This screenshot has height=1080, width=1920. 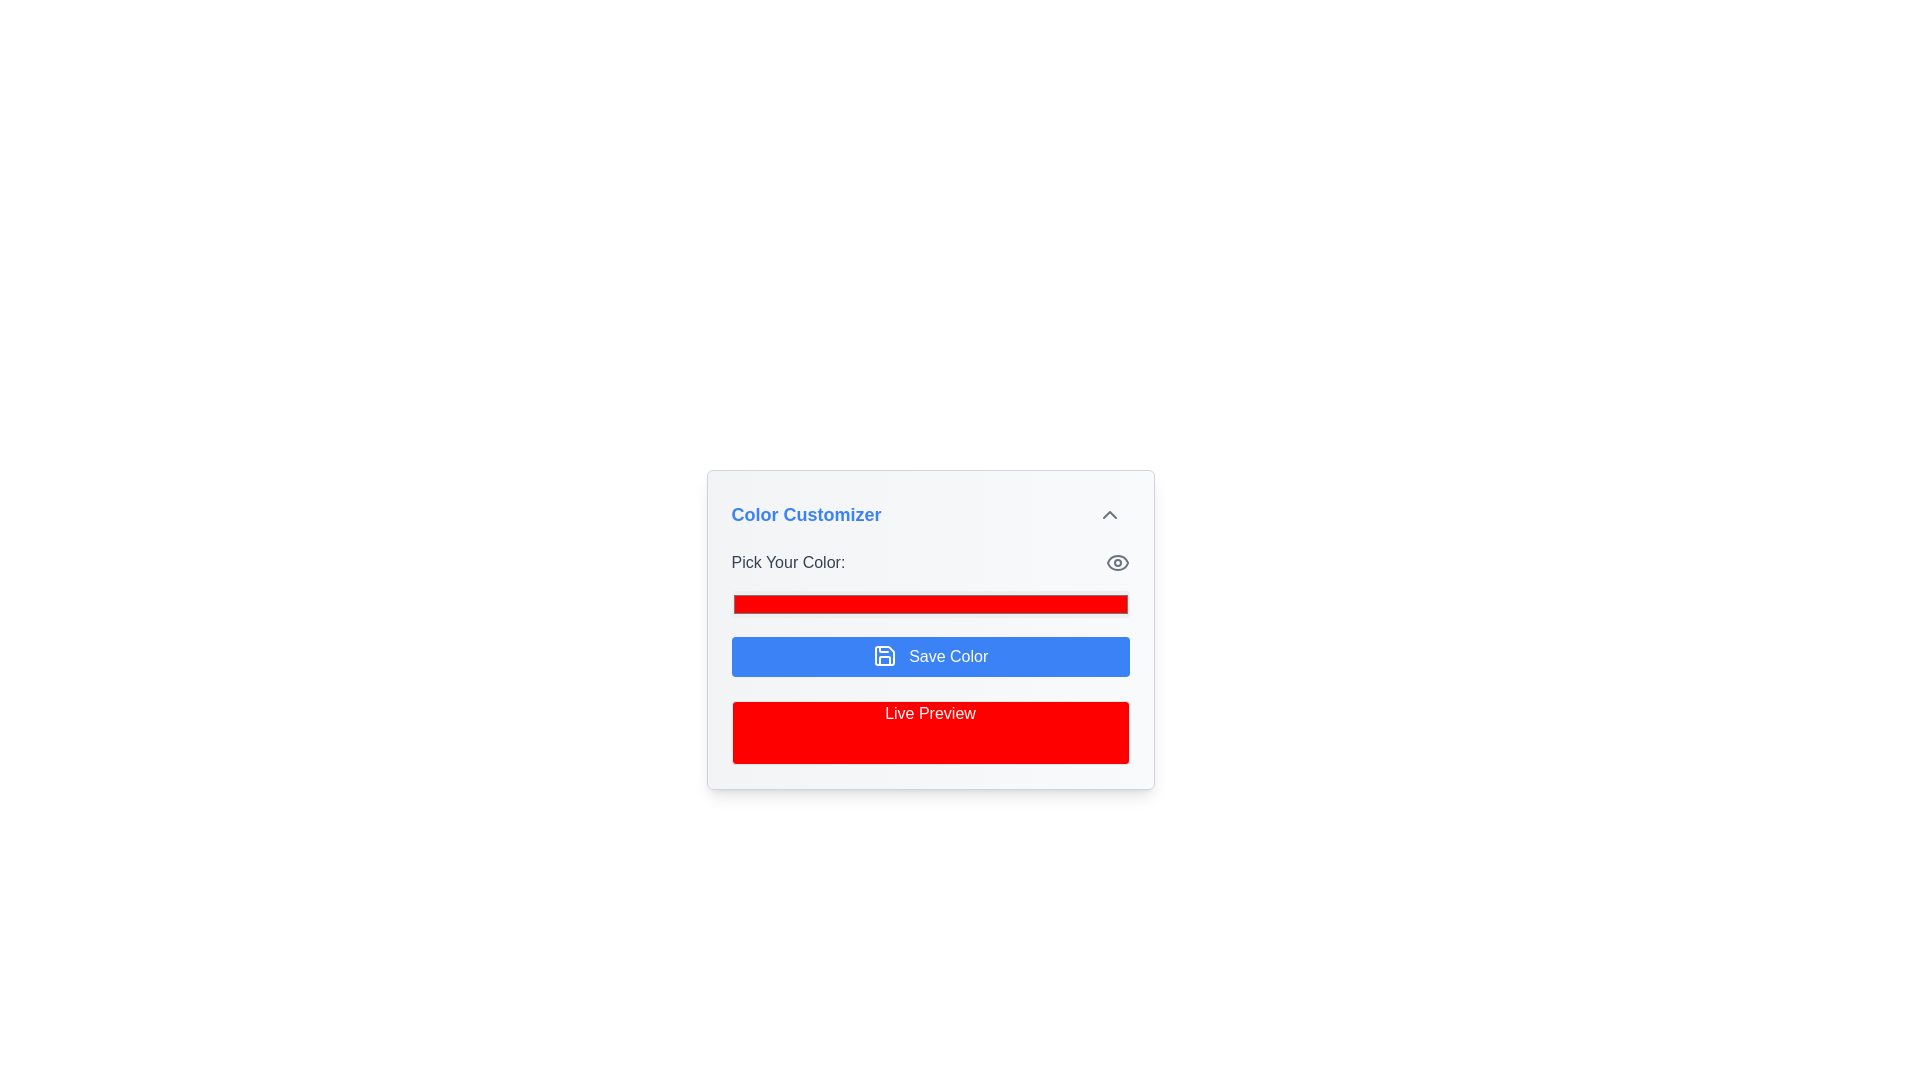 What do you see at coordinates (1116, 563) in the screenshot?
I see `the Eye icon located at the top-right corner of the color customization section` at bounding box center [1116, 563].